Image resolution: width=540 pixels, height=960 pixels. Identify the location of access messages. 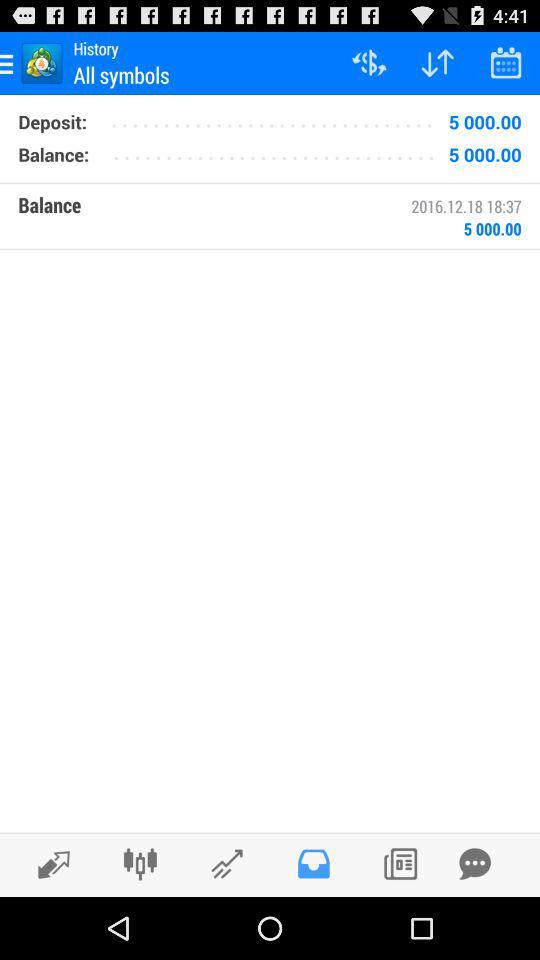
(313, 863).